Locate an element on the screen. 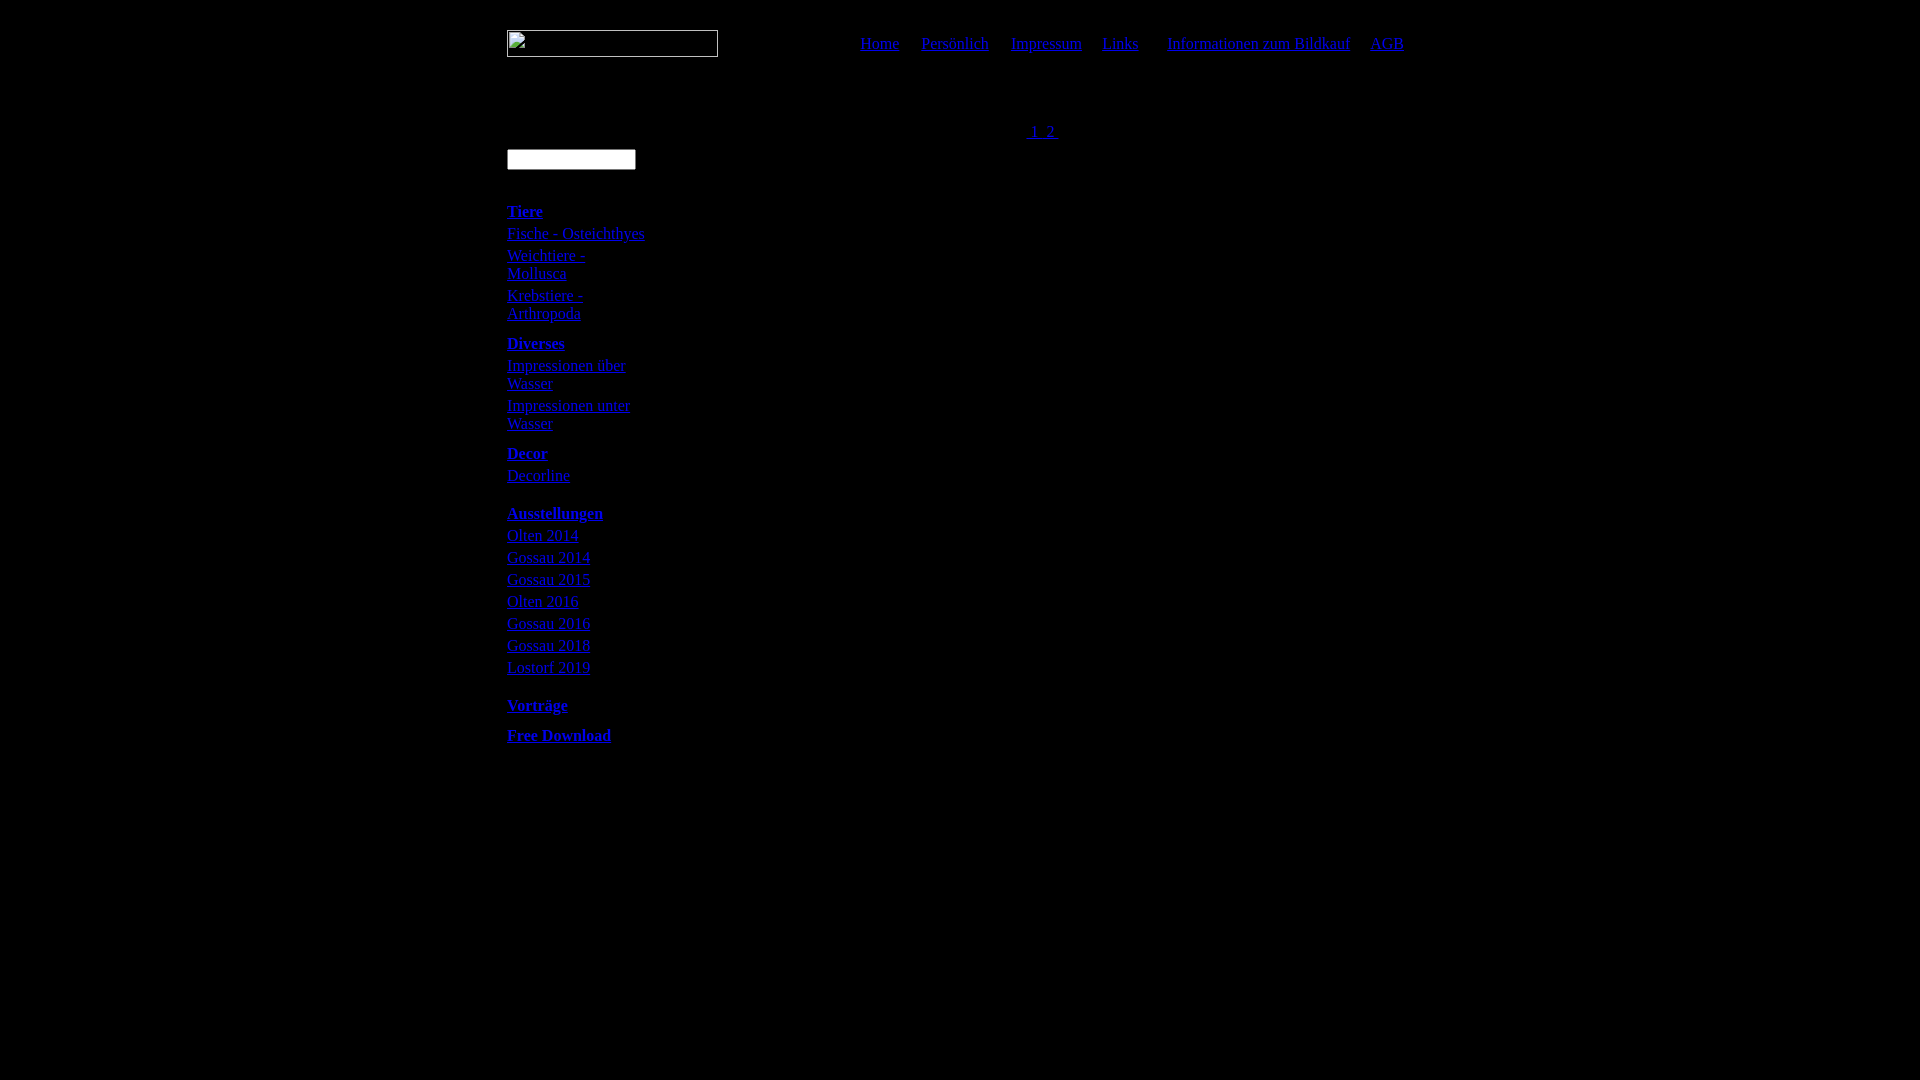  'Links' is located at coordinates (1118, 42).